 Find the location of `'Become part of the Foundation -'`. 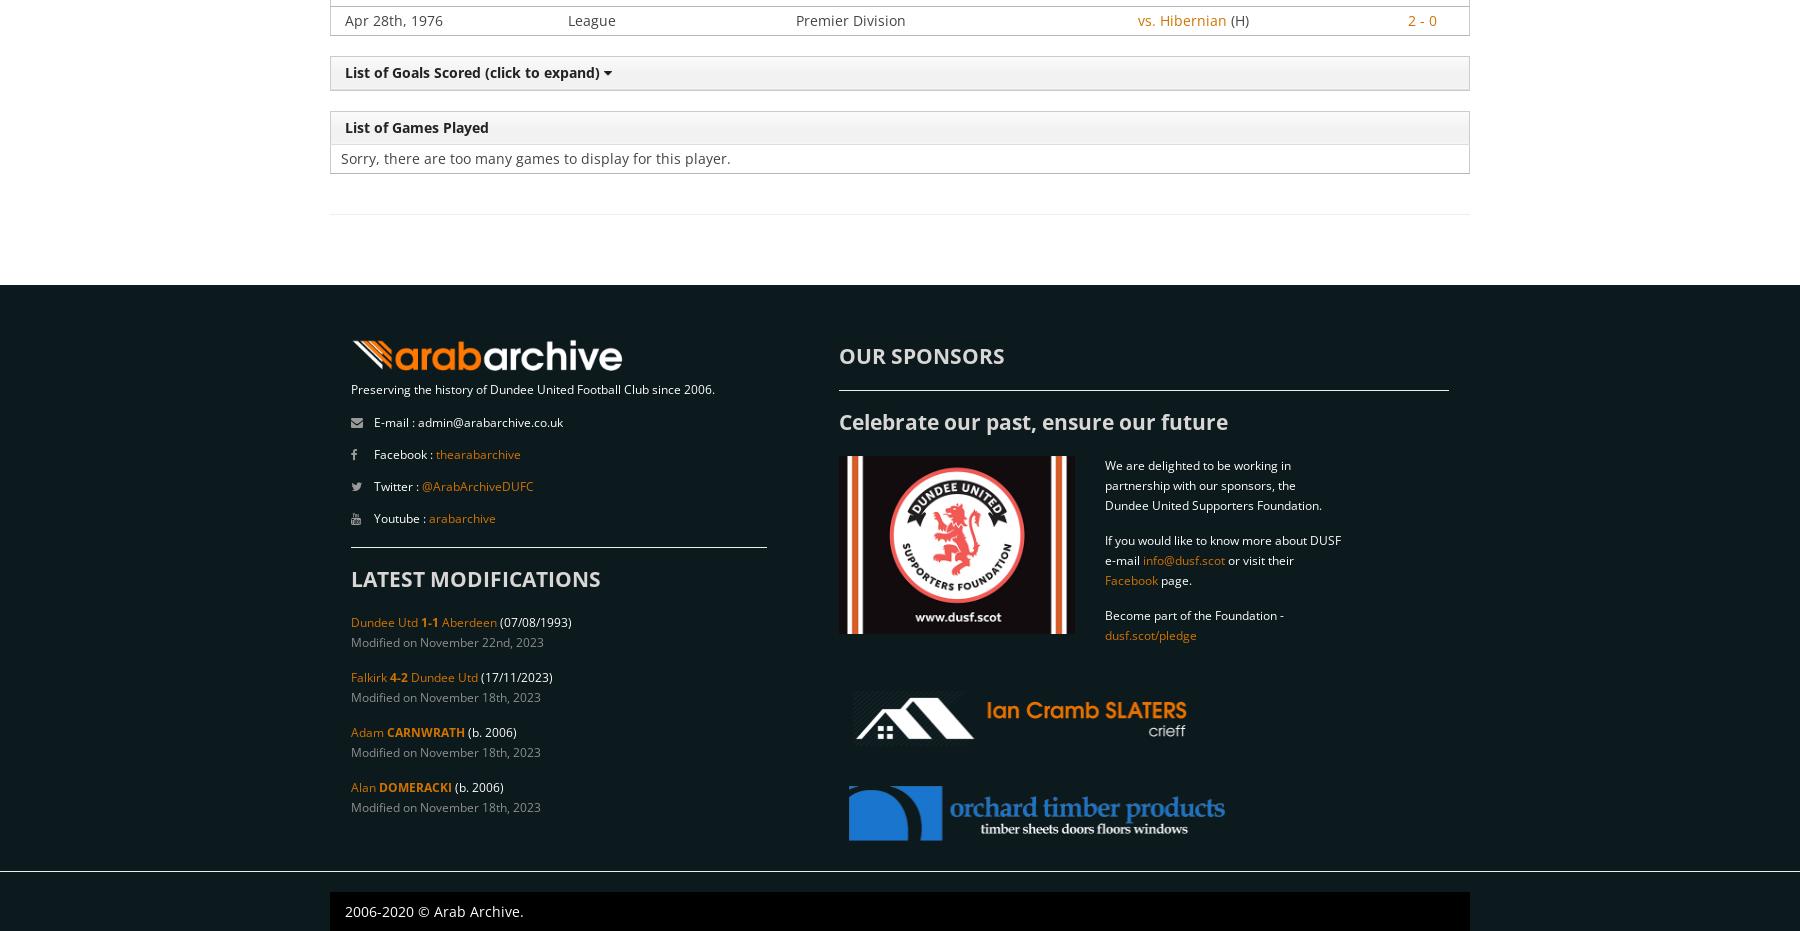

'Become part of the Foundation -' is located at coordinates (1105, 615).